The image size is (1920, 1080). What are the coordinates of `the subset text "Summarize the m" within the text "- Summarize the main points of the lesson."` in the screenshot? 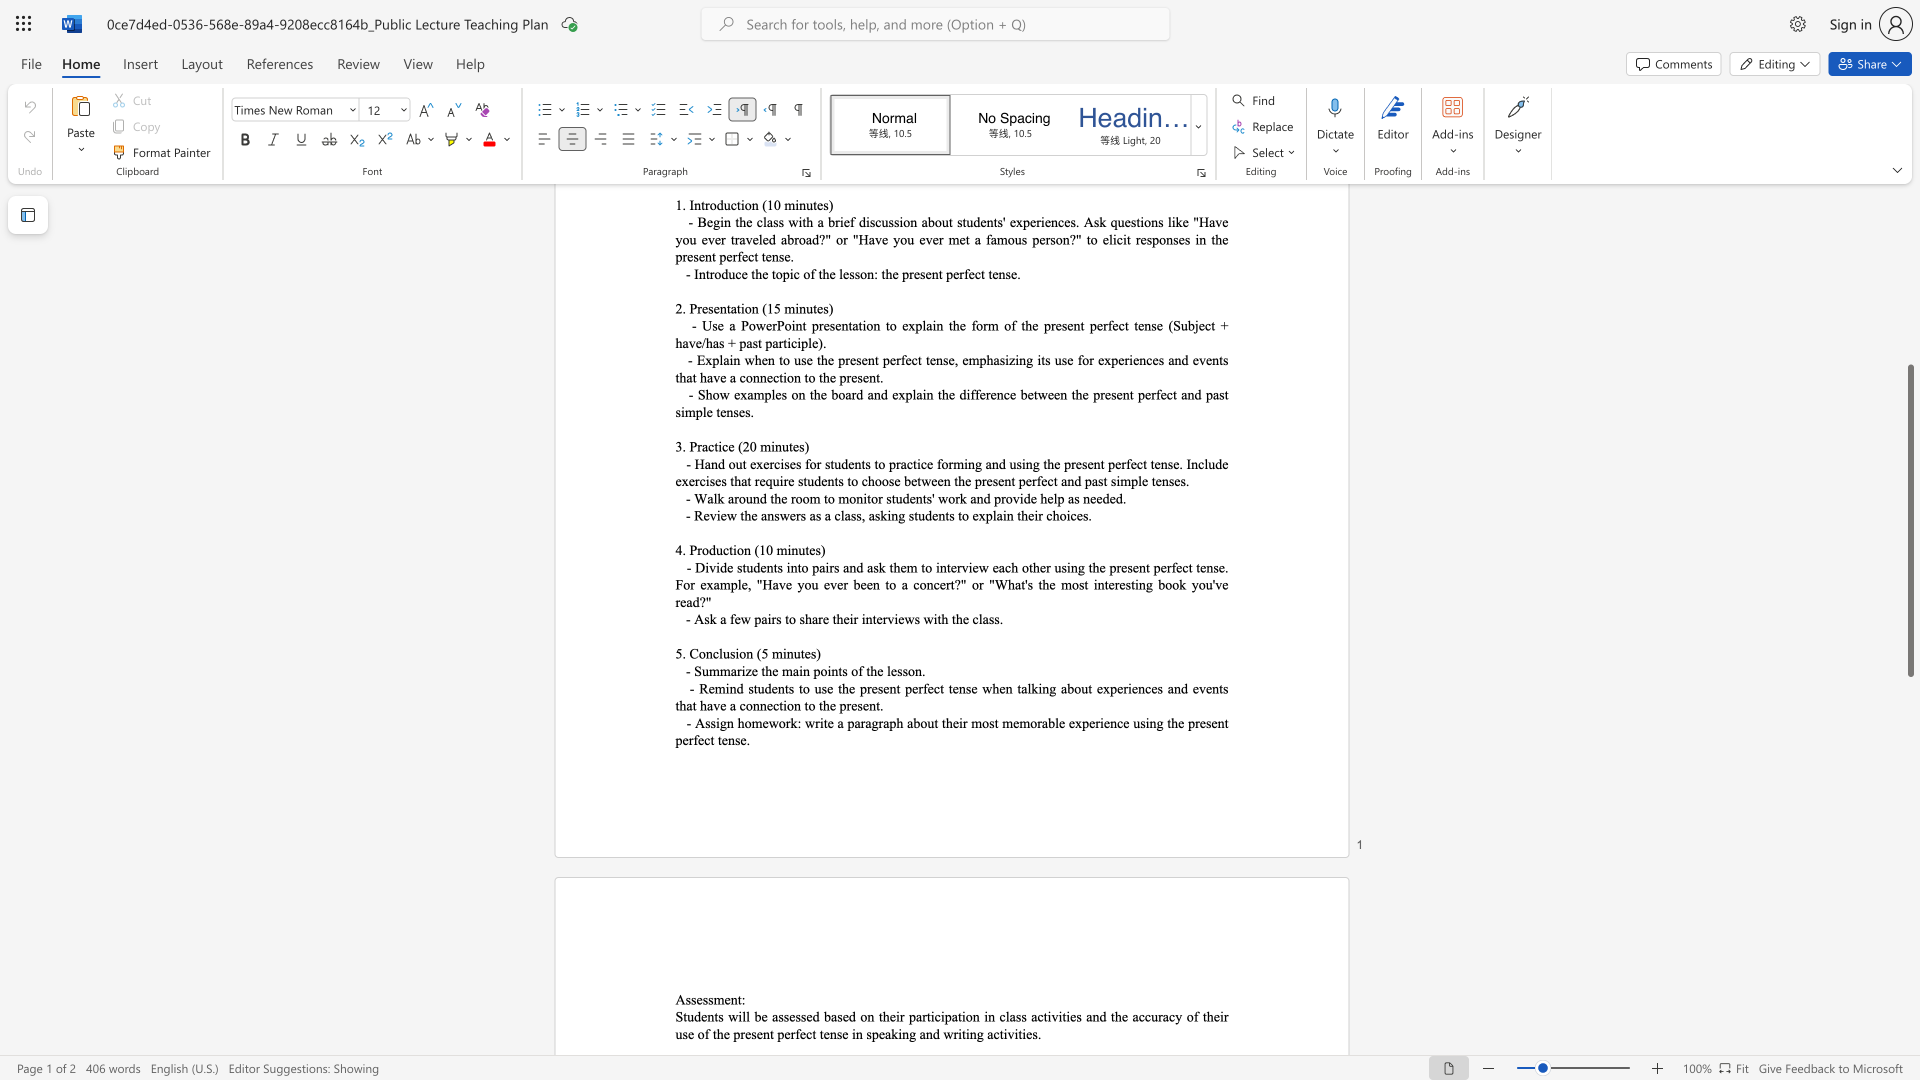 It's located at (694, 671).